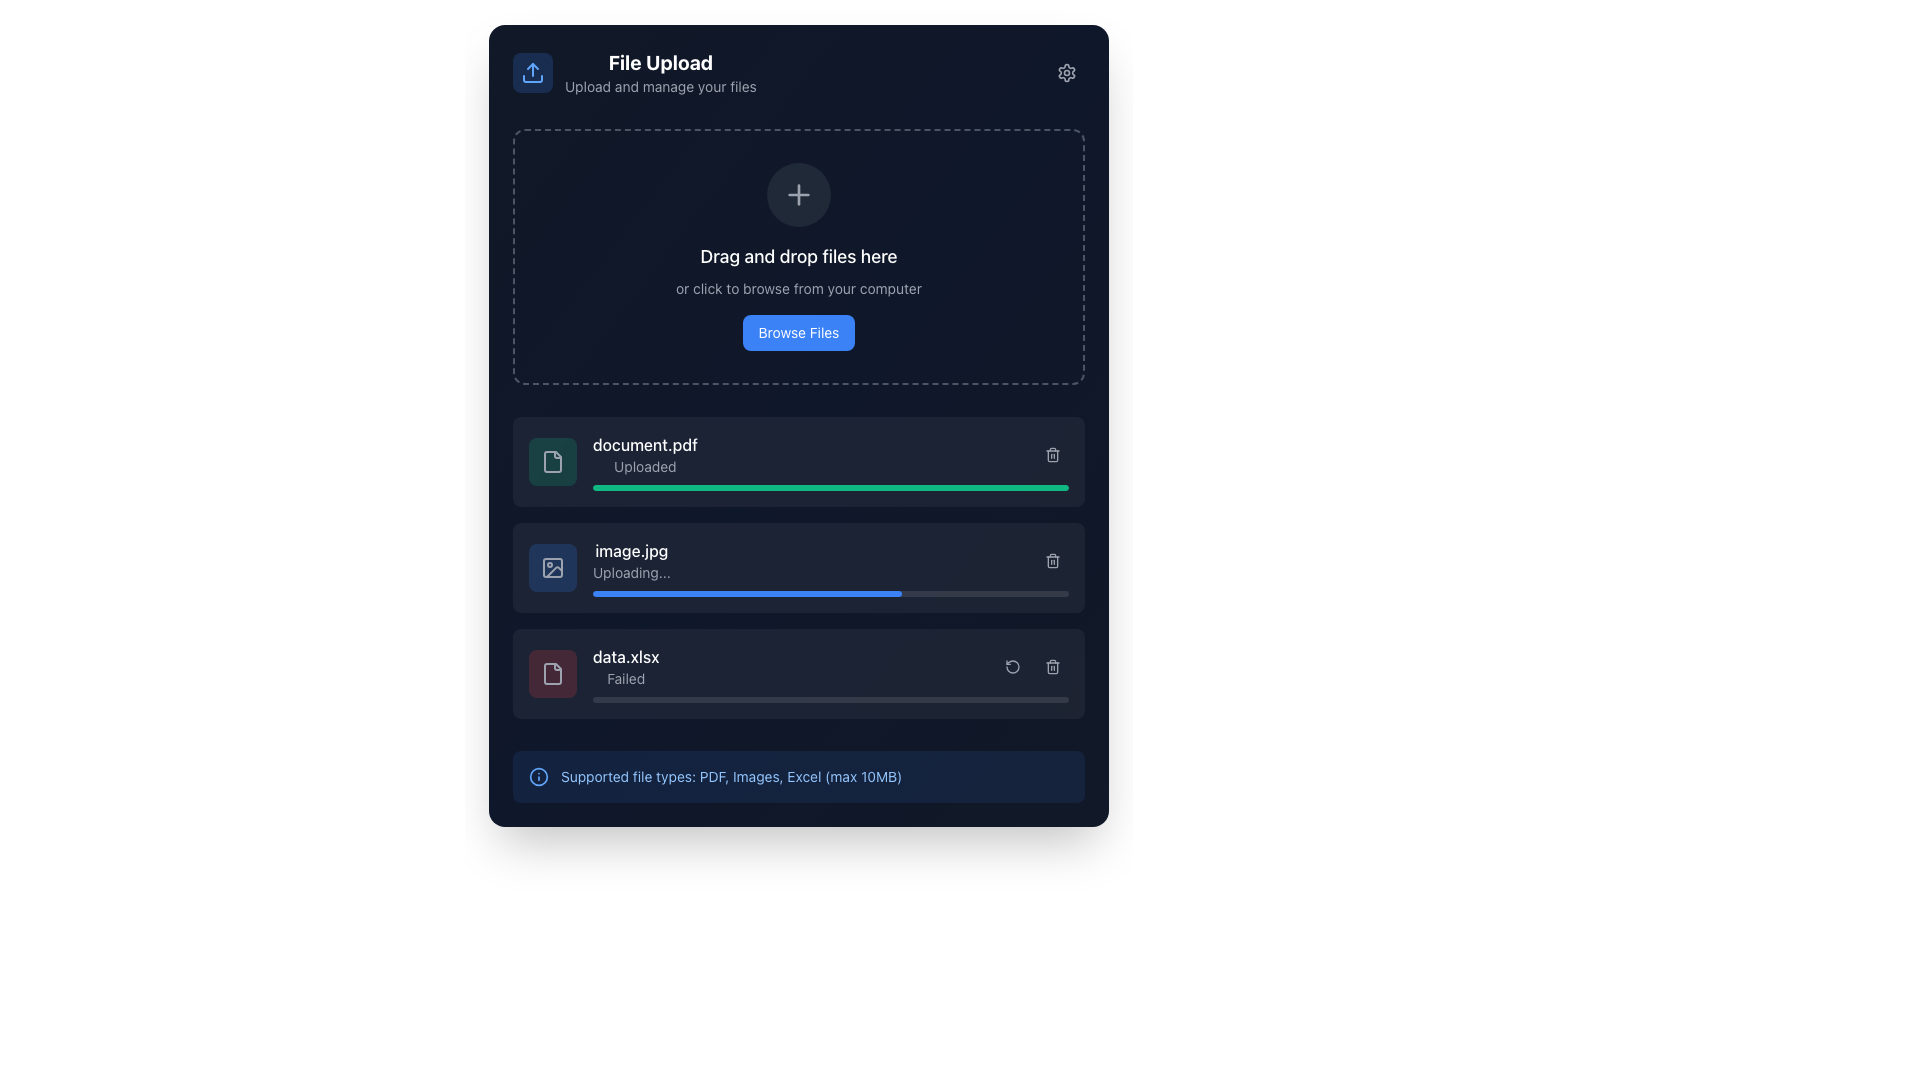  What do you see at coordinates (797, 775) in the screenshot?
I see `the informational text display that indicates supported file types and maximum file size, which is styled with a blue background and smaller lighter blue font, located at the bottom of the file upload interface` at bounding box center [797, 775].